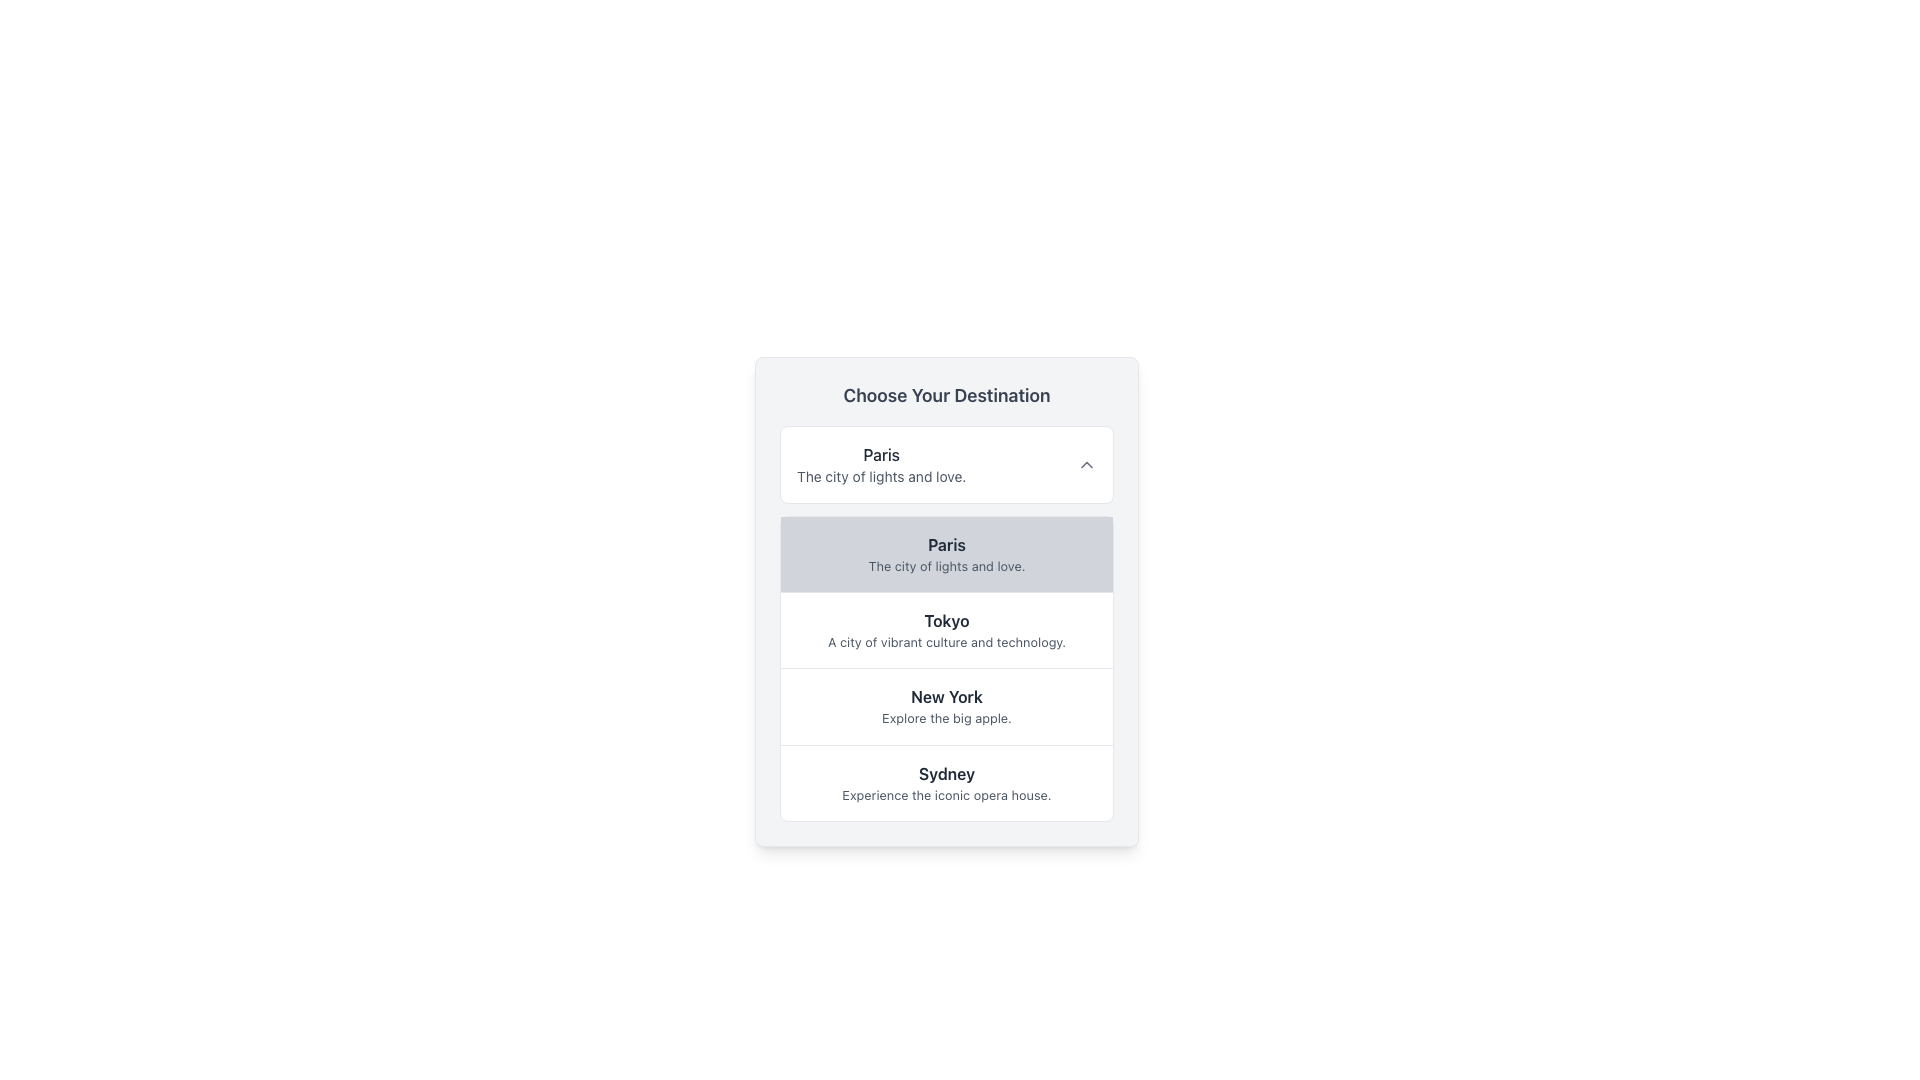 This screenshot has width=1920, height=1080. I want to click on the text label reading 'Sydney' that is styled with a bold font and dark gray color, located at the top of the last card in a vertical list, so click(945, 772).